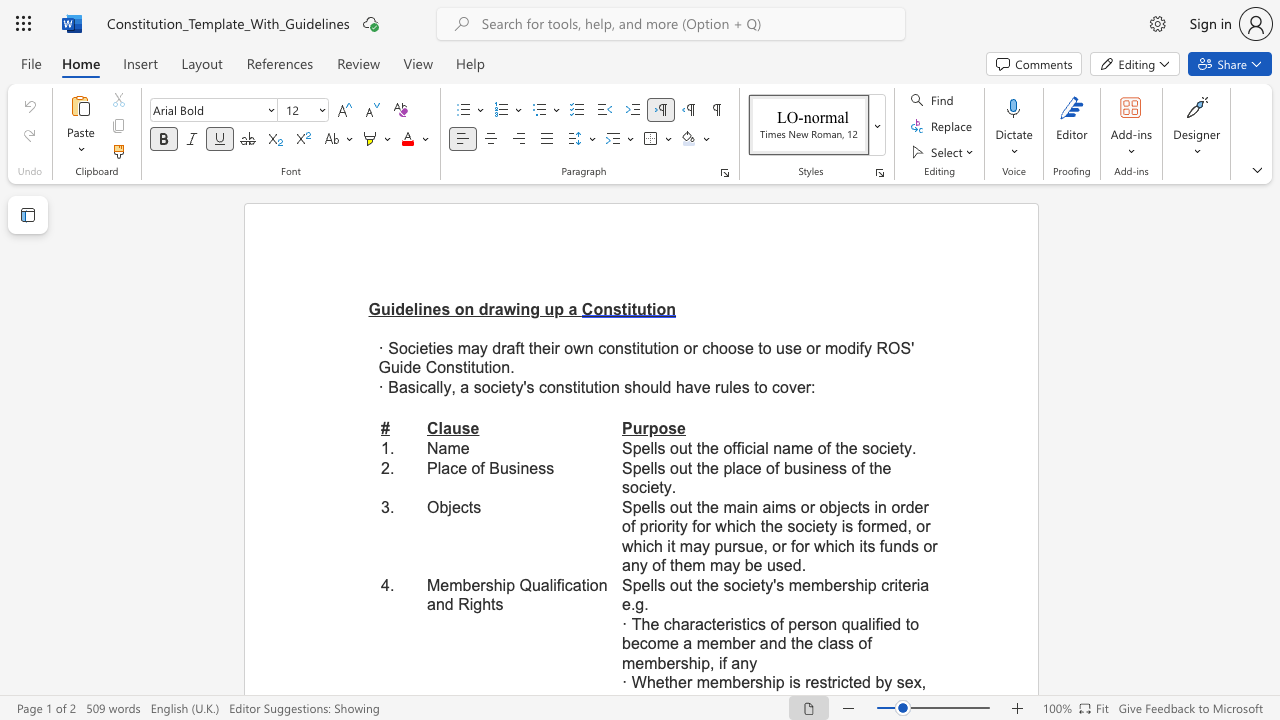 The height and width of the screenshot is (720, 1280). What do you see at coordinates (614, 347) in the screenshot?
I see `the subset text "nstitution or c" within the text "· Societies may draft their own constitution or choose to use or"` at bounding box center [614, 347].